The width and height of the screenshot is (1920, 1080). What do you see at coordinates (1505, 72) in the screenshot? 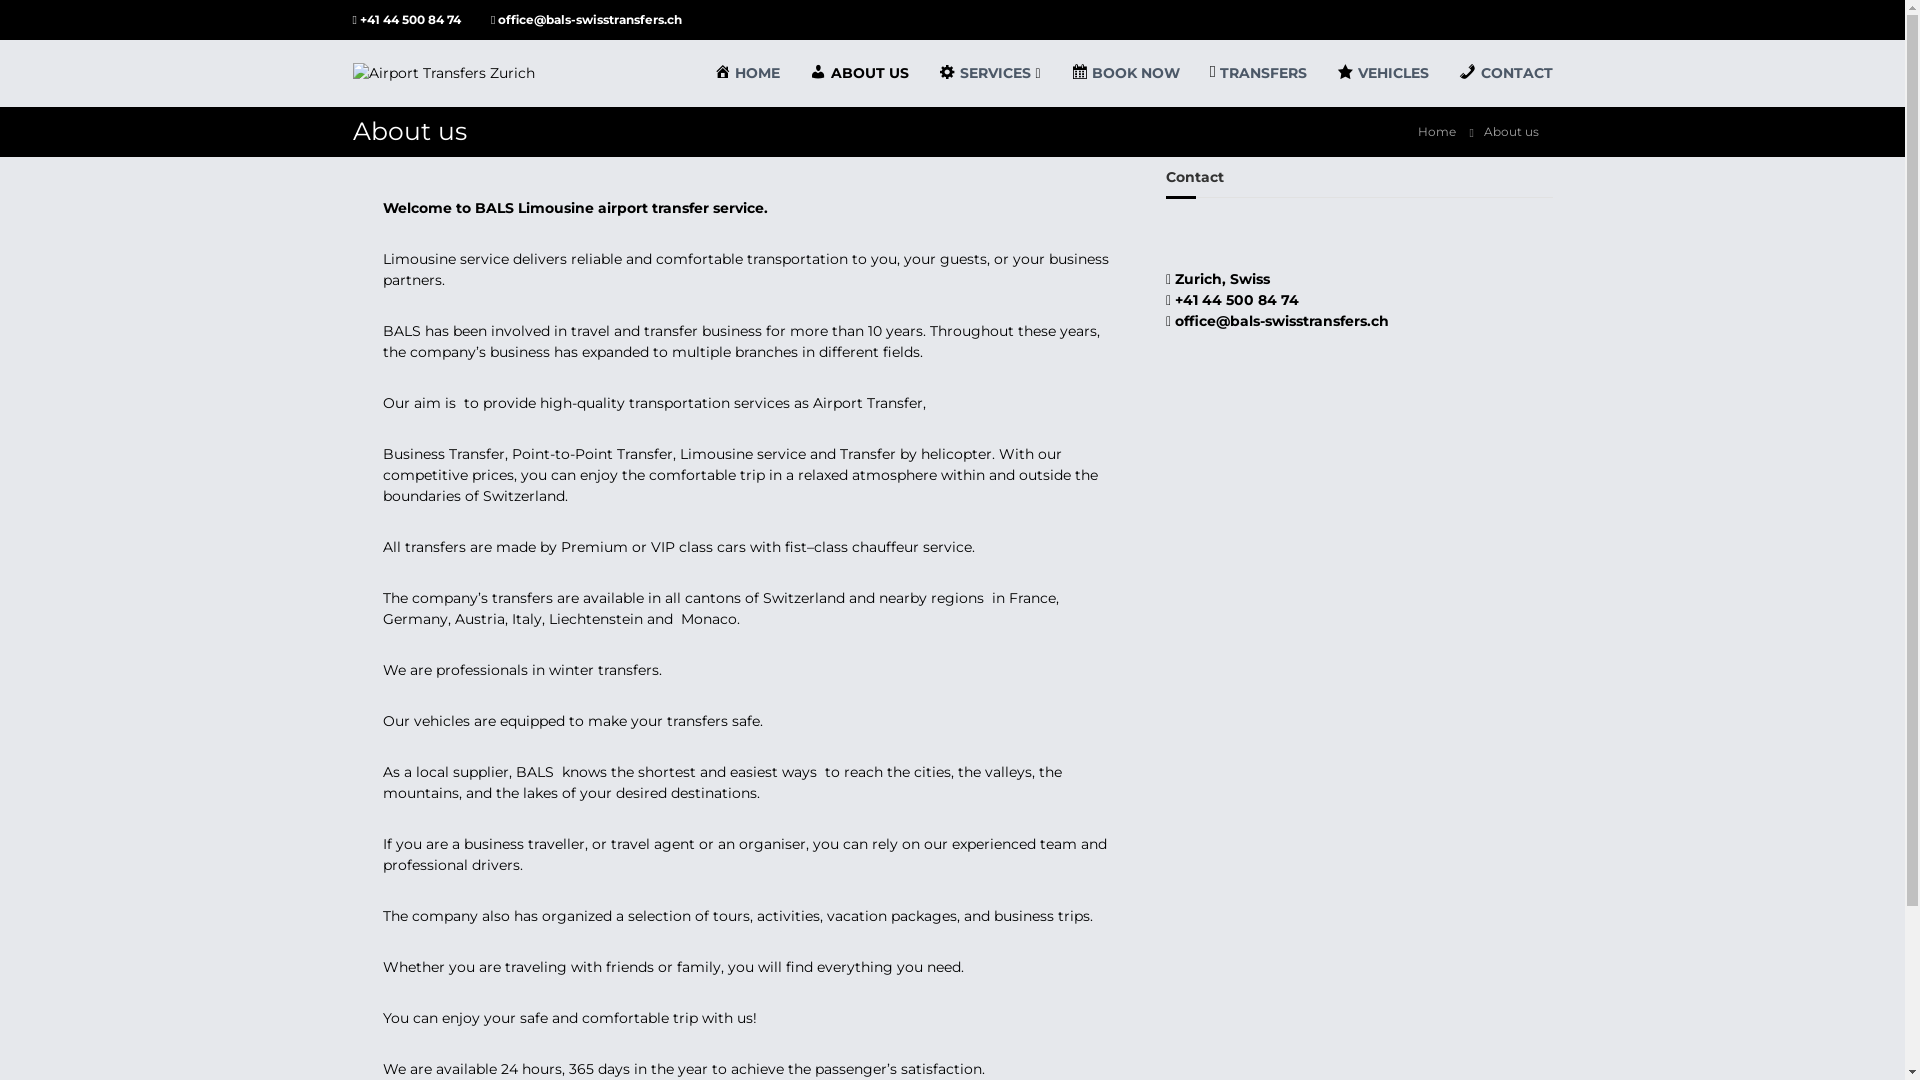
I see `'CONTACT'` at bounding box center [1505, 72].